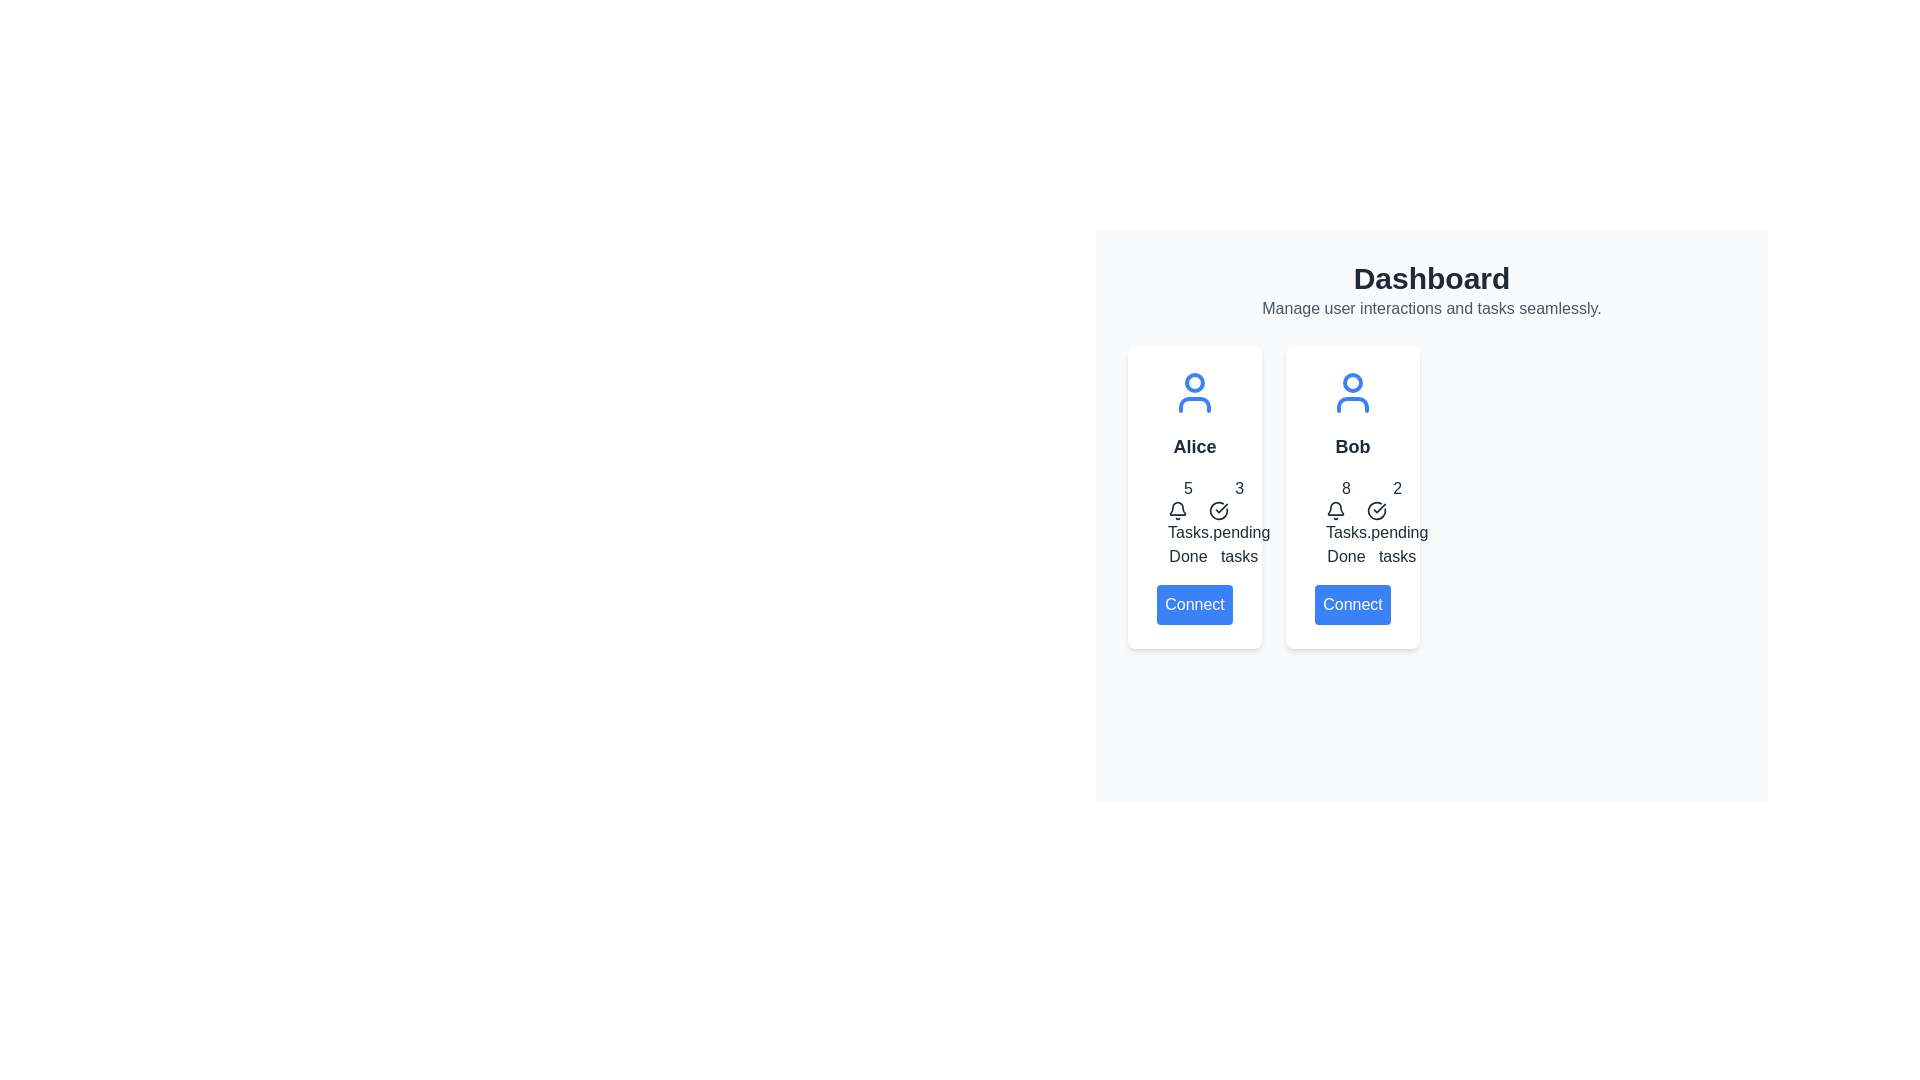  Describe the element at coordinates (1195, 446) in the screenshot. I see `the text label displaying 'Alice'` at that location.